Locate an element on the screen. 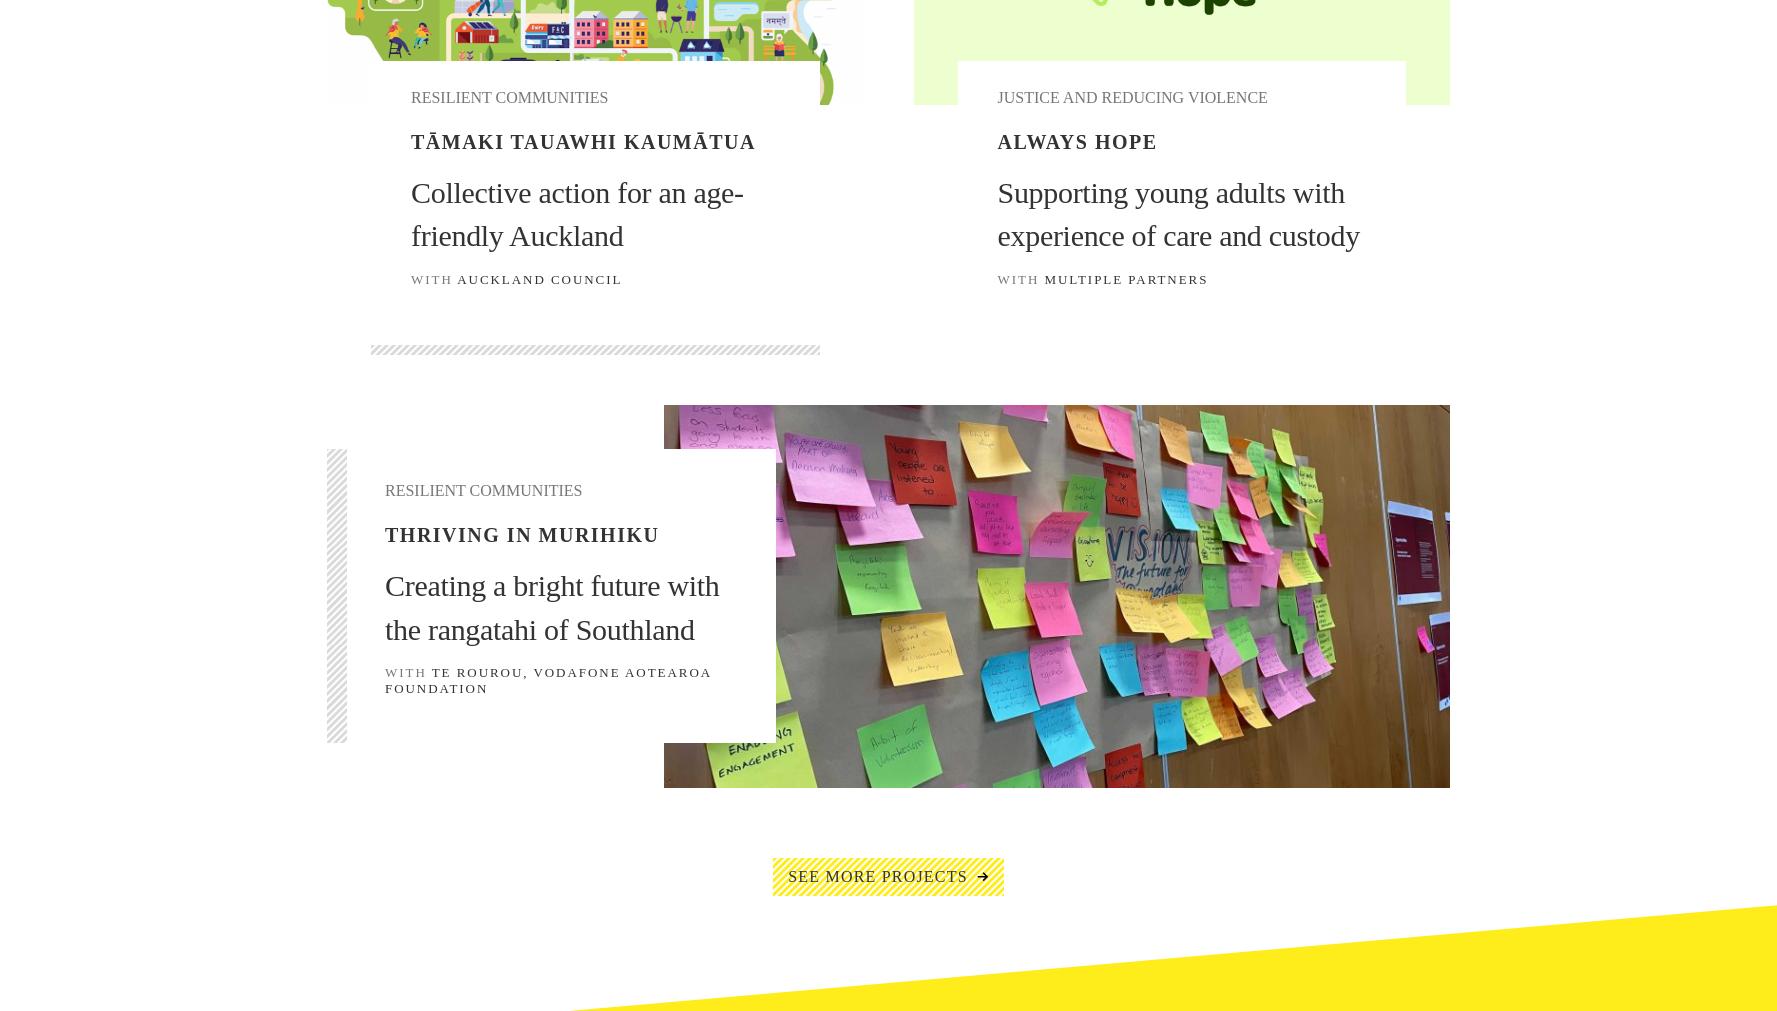 This screenshot has width=1777, height=1011. 'Supporting young adults with experience of care and custody' is located at coordinates (1177, 213).